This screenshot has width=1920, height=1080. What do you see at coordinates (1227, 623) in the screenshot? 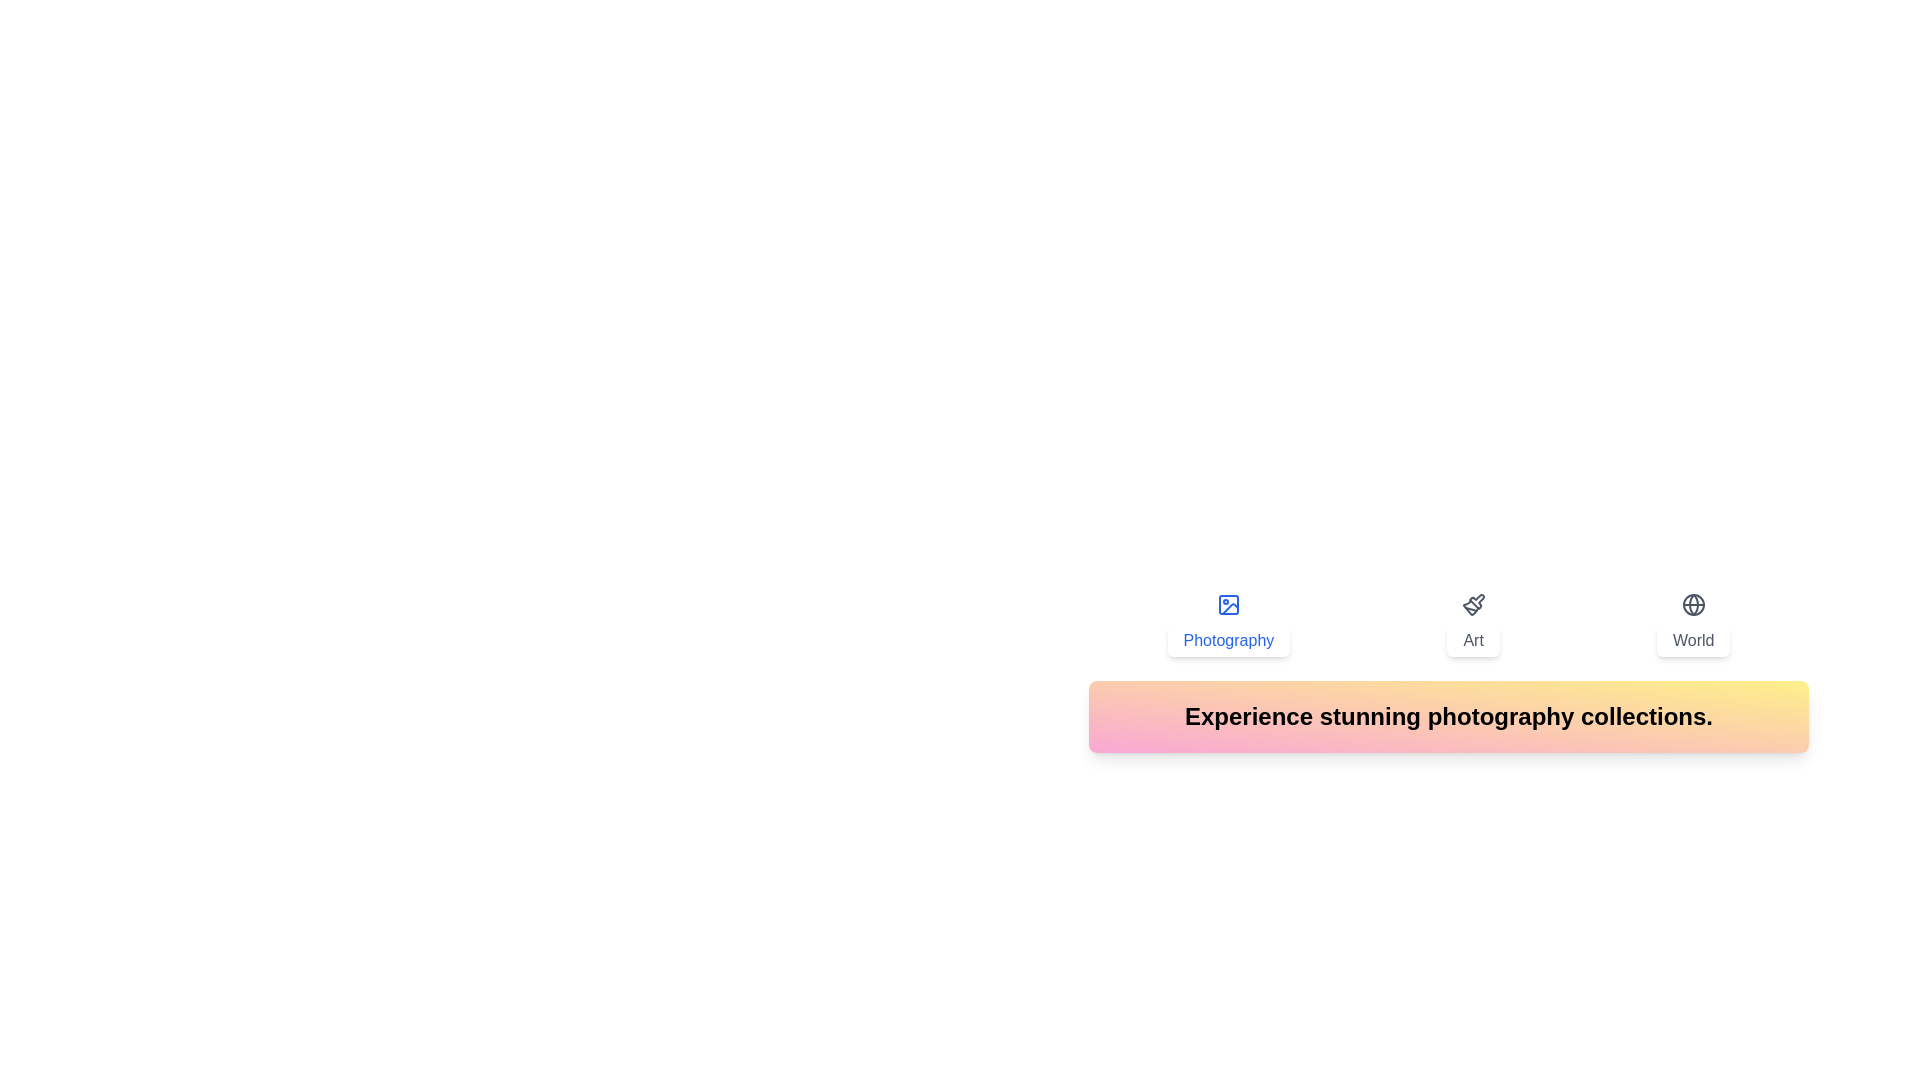
I see `the 'Photography' tab label` at bounding box center [1227, 623].